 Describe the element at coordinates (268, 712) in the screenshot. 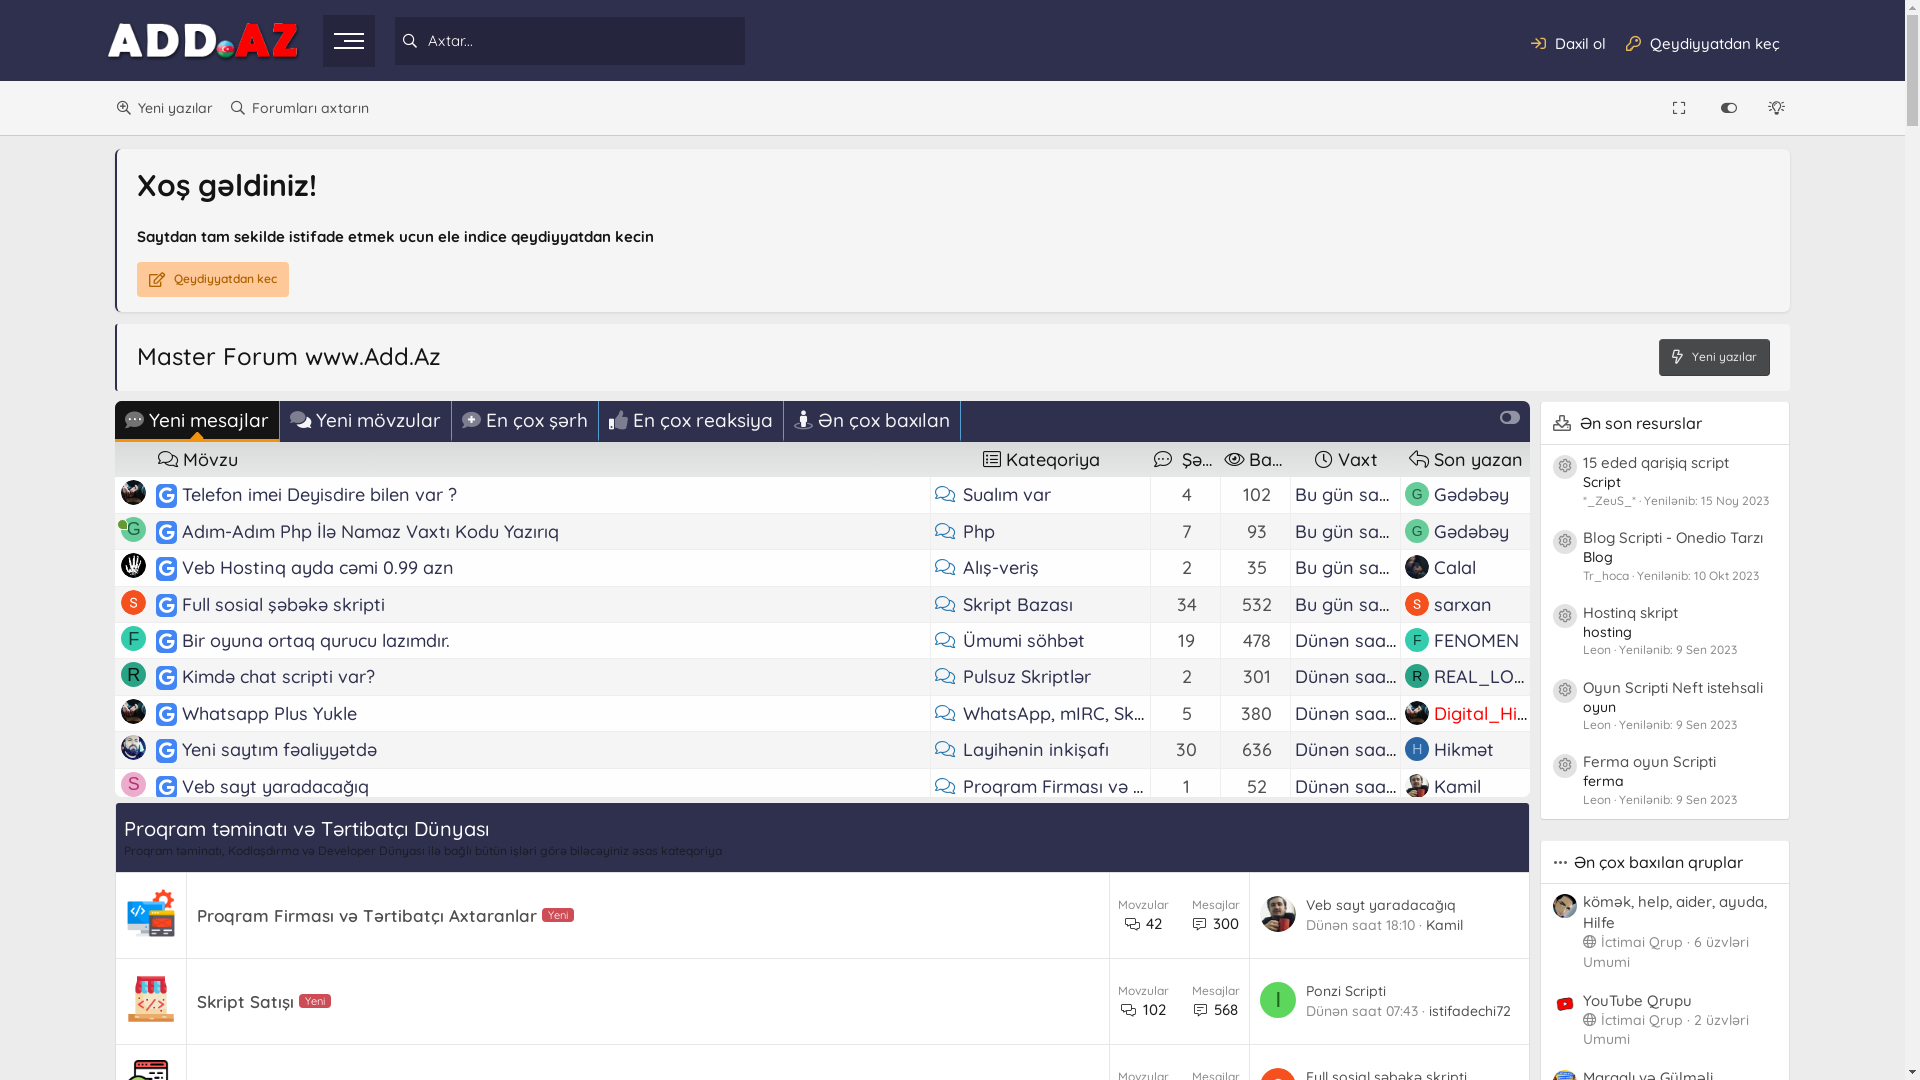

I see `'Whatsapp Plus Yukle'` at that location.